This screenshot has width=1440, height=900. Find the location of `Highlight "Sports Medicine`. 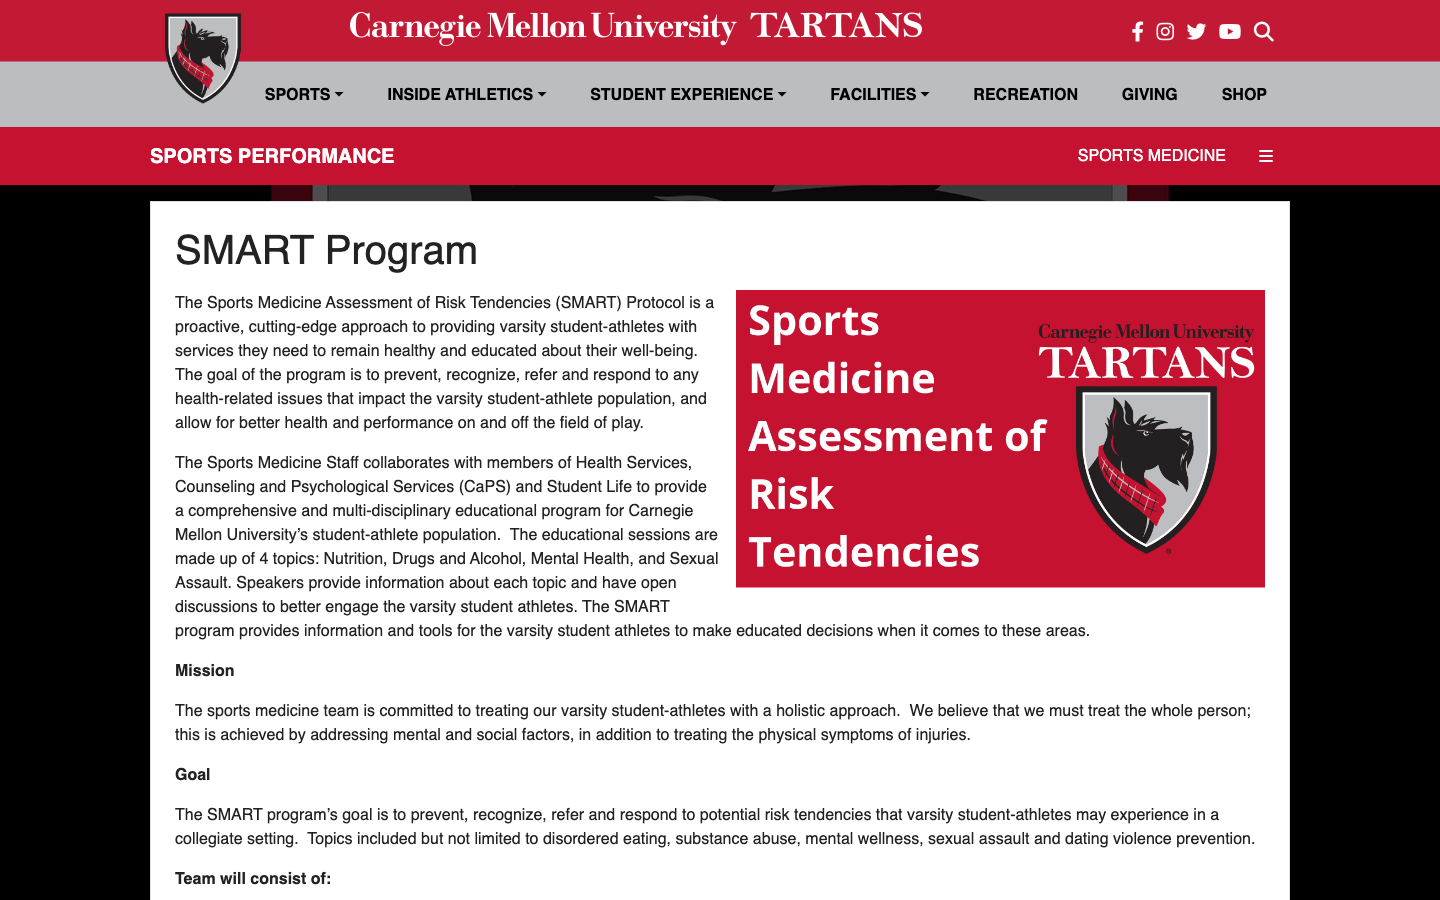

Highlight "Sports Medicine is located at coordinates (1152, 154).